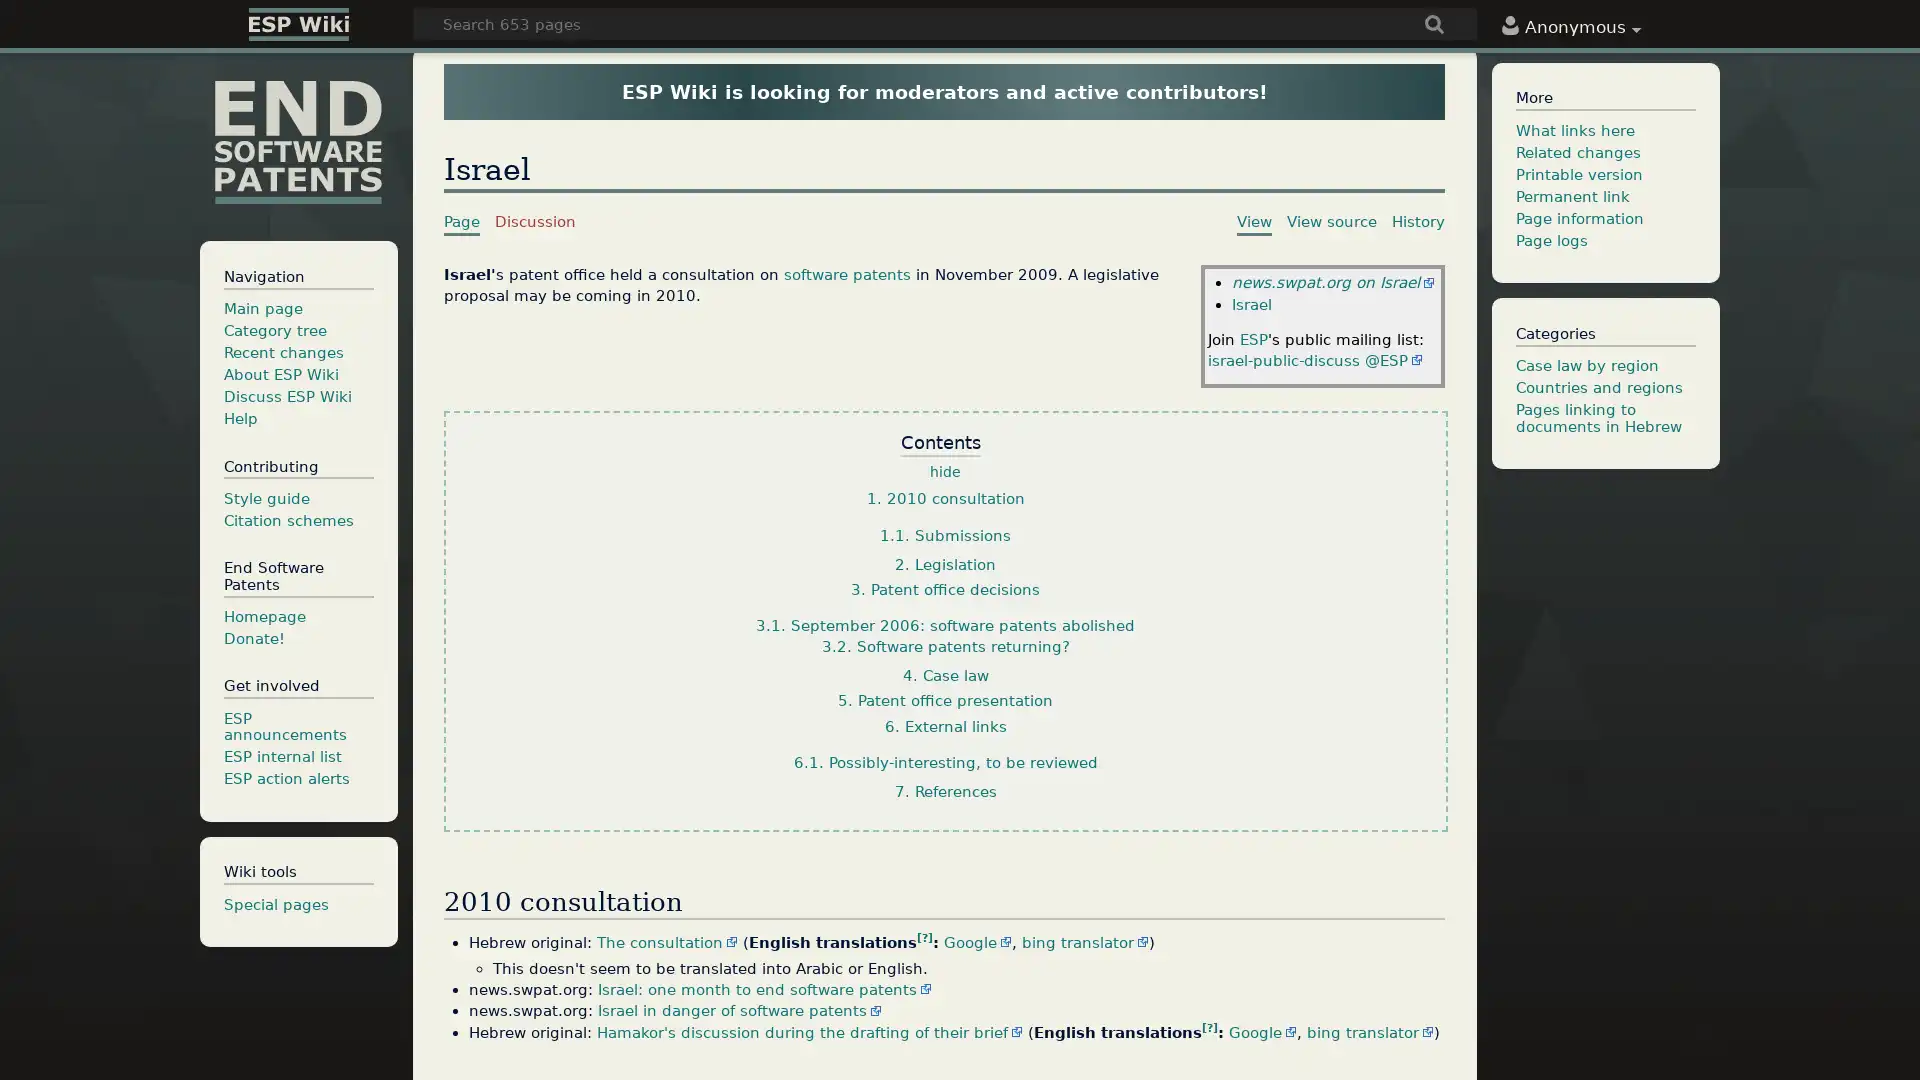  What do you see at coordinates (944, 473) in the screenshot?
I see `hide` at bounding box center [944, 473].